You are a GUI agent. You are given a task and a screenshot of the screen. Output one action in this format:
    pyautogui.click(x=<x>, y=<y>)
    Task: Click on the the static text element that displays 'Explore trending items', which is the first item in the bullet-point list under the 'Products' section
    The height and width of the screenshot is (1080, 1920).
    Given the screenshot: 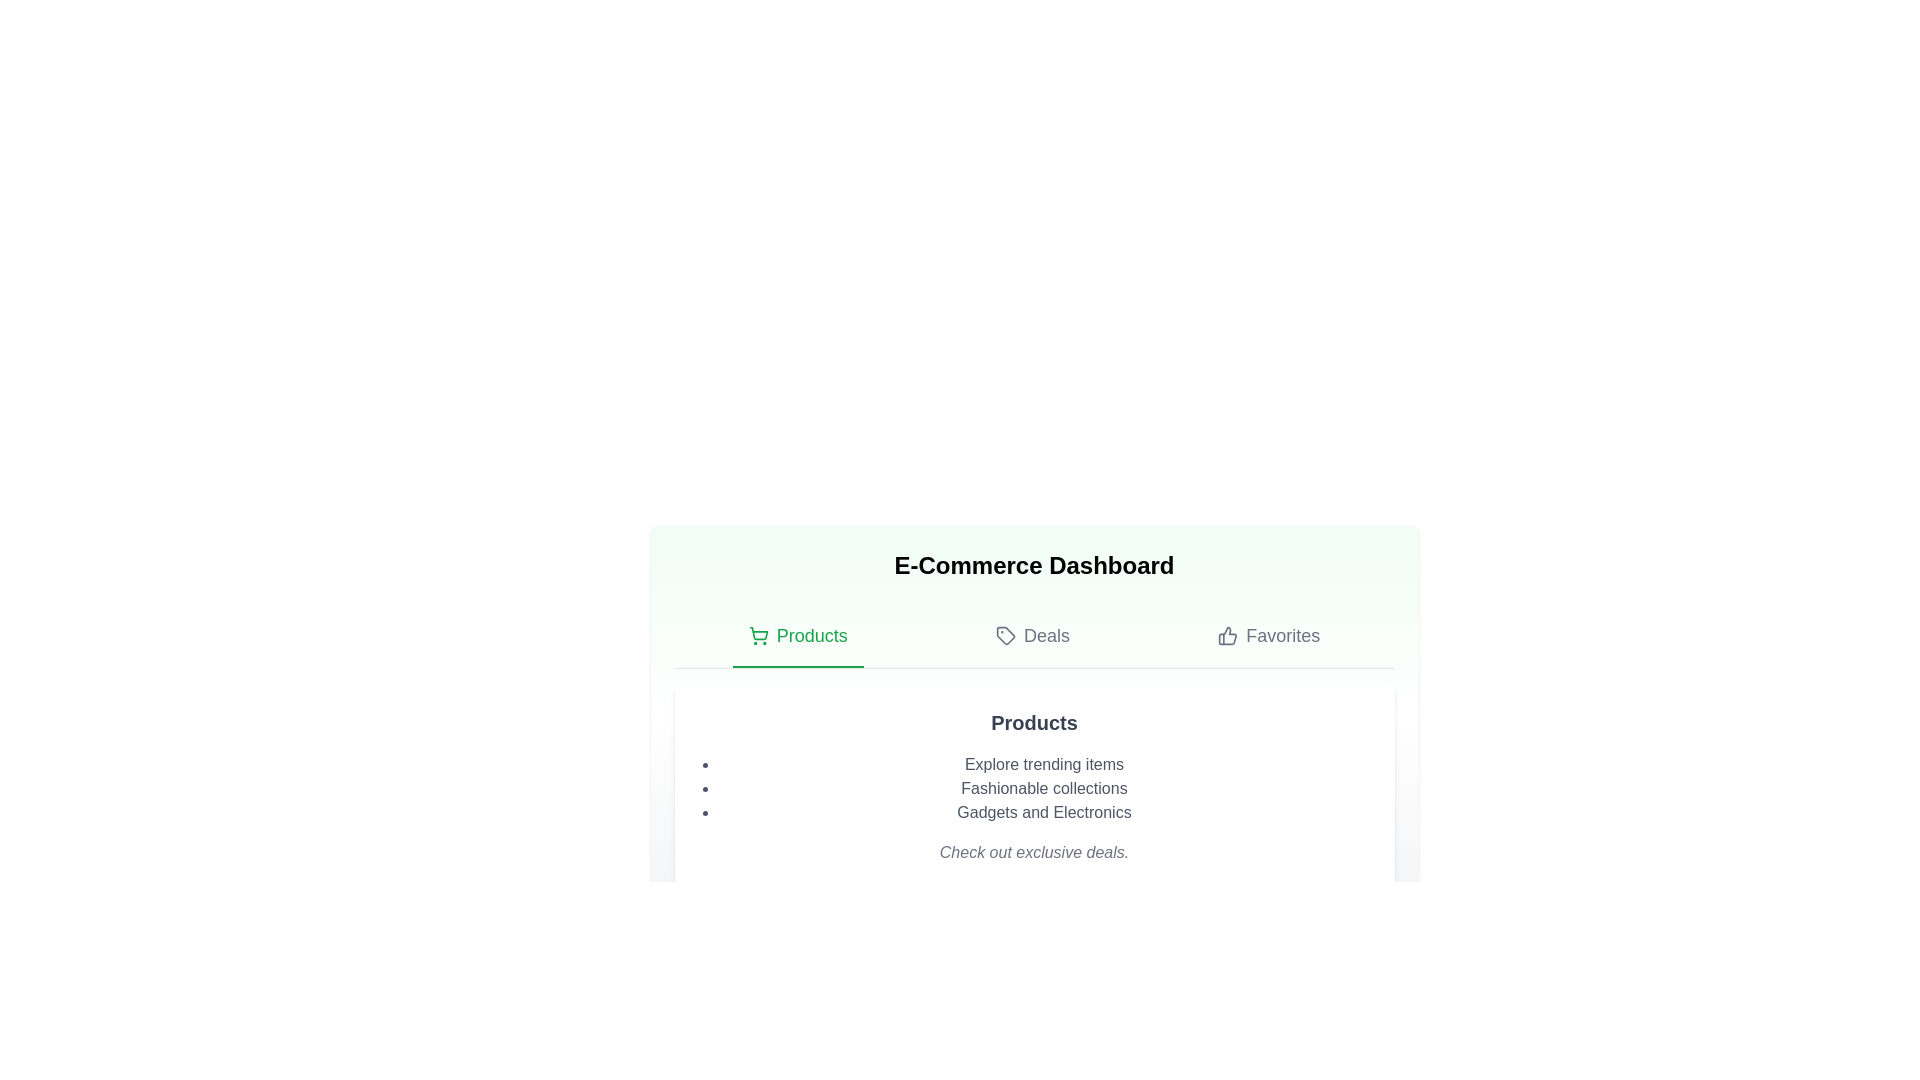 What is the action you would take?
    pyautogui.click(x=1043, y=764)
    